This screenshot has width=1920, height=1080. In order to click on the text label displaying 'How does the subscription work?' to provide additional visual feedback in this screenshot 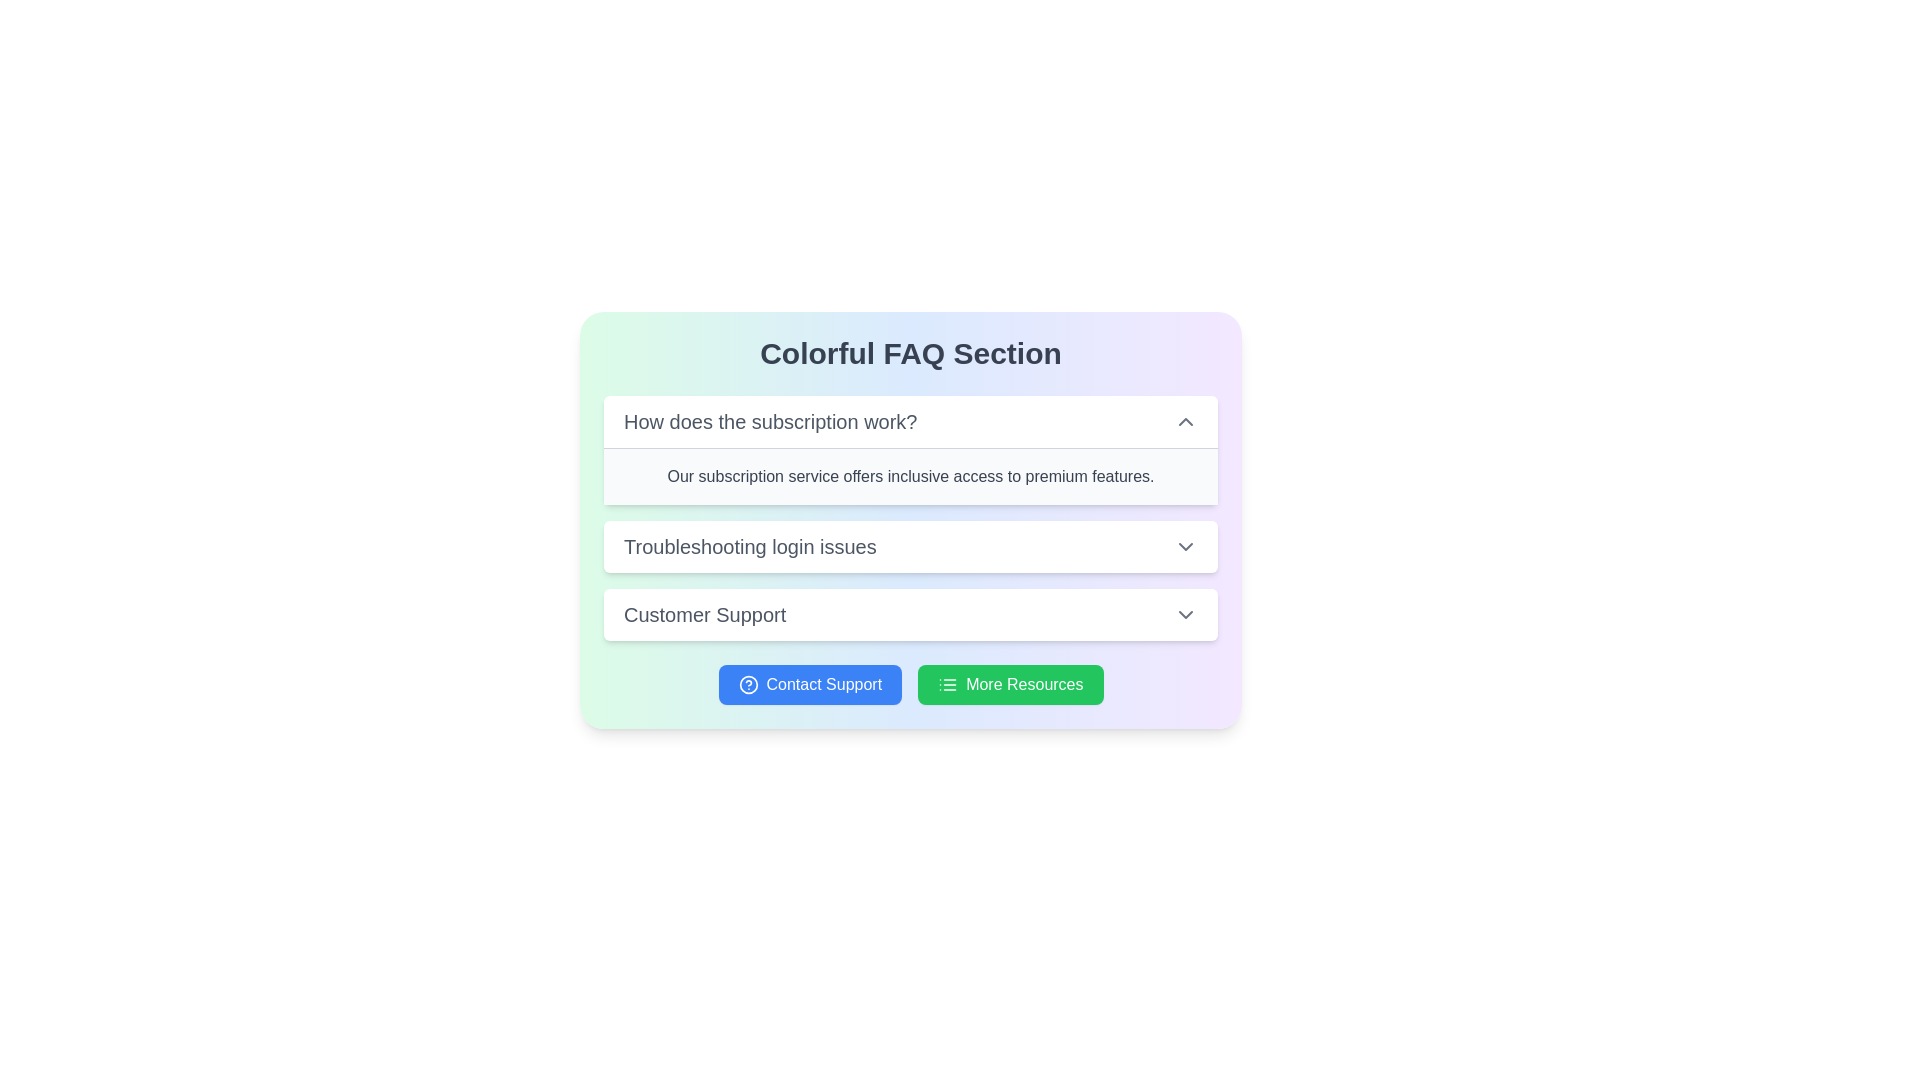, I will do `click(769, 420)`.